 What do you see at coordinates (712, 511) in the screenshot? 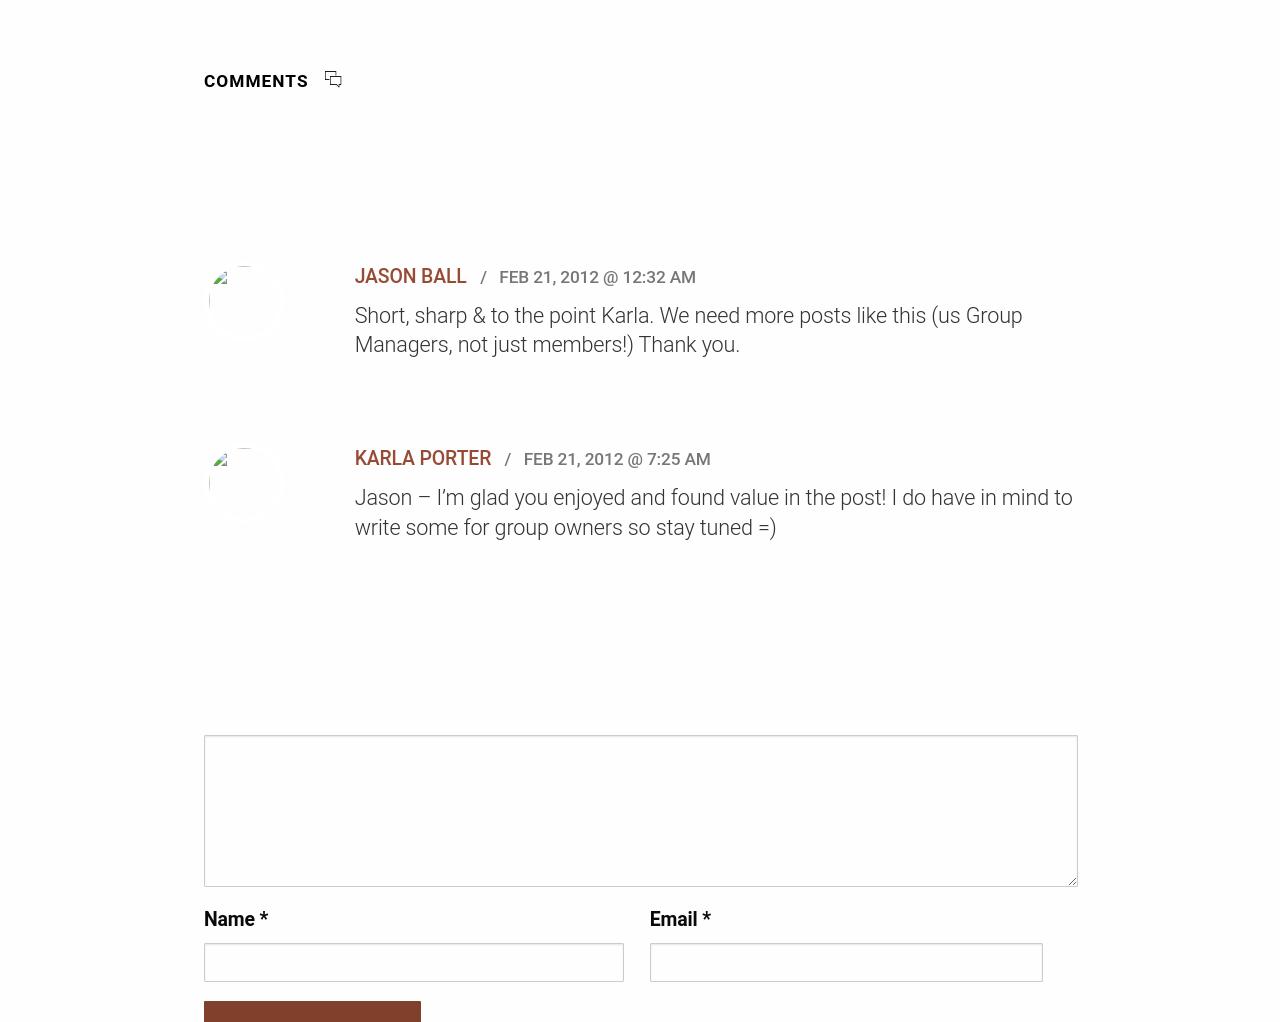
I see `'Jason – I’m glad you enjoyed and found value in the post! I do have in mind to write some for group owners so stay tuned =)'` at bounding box center [712, 511].